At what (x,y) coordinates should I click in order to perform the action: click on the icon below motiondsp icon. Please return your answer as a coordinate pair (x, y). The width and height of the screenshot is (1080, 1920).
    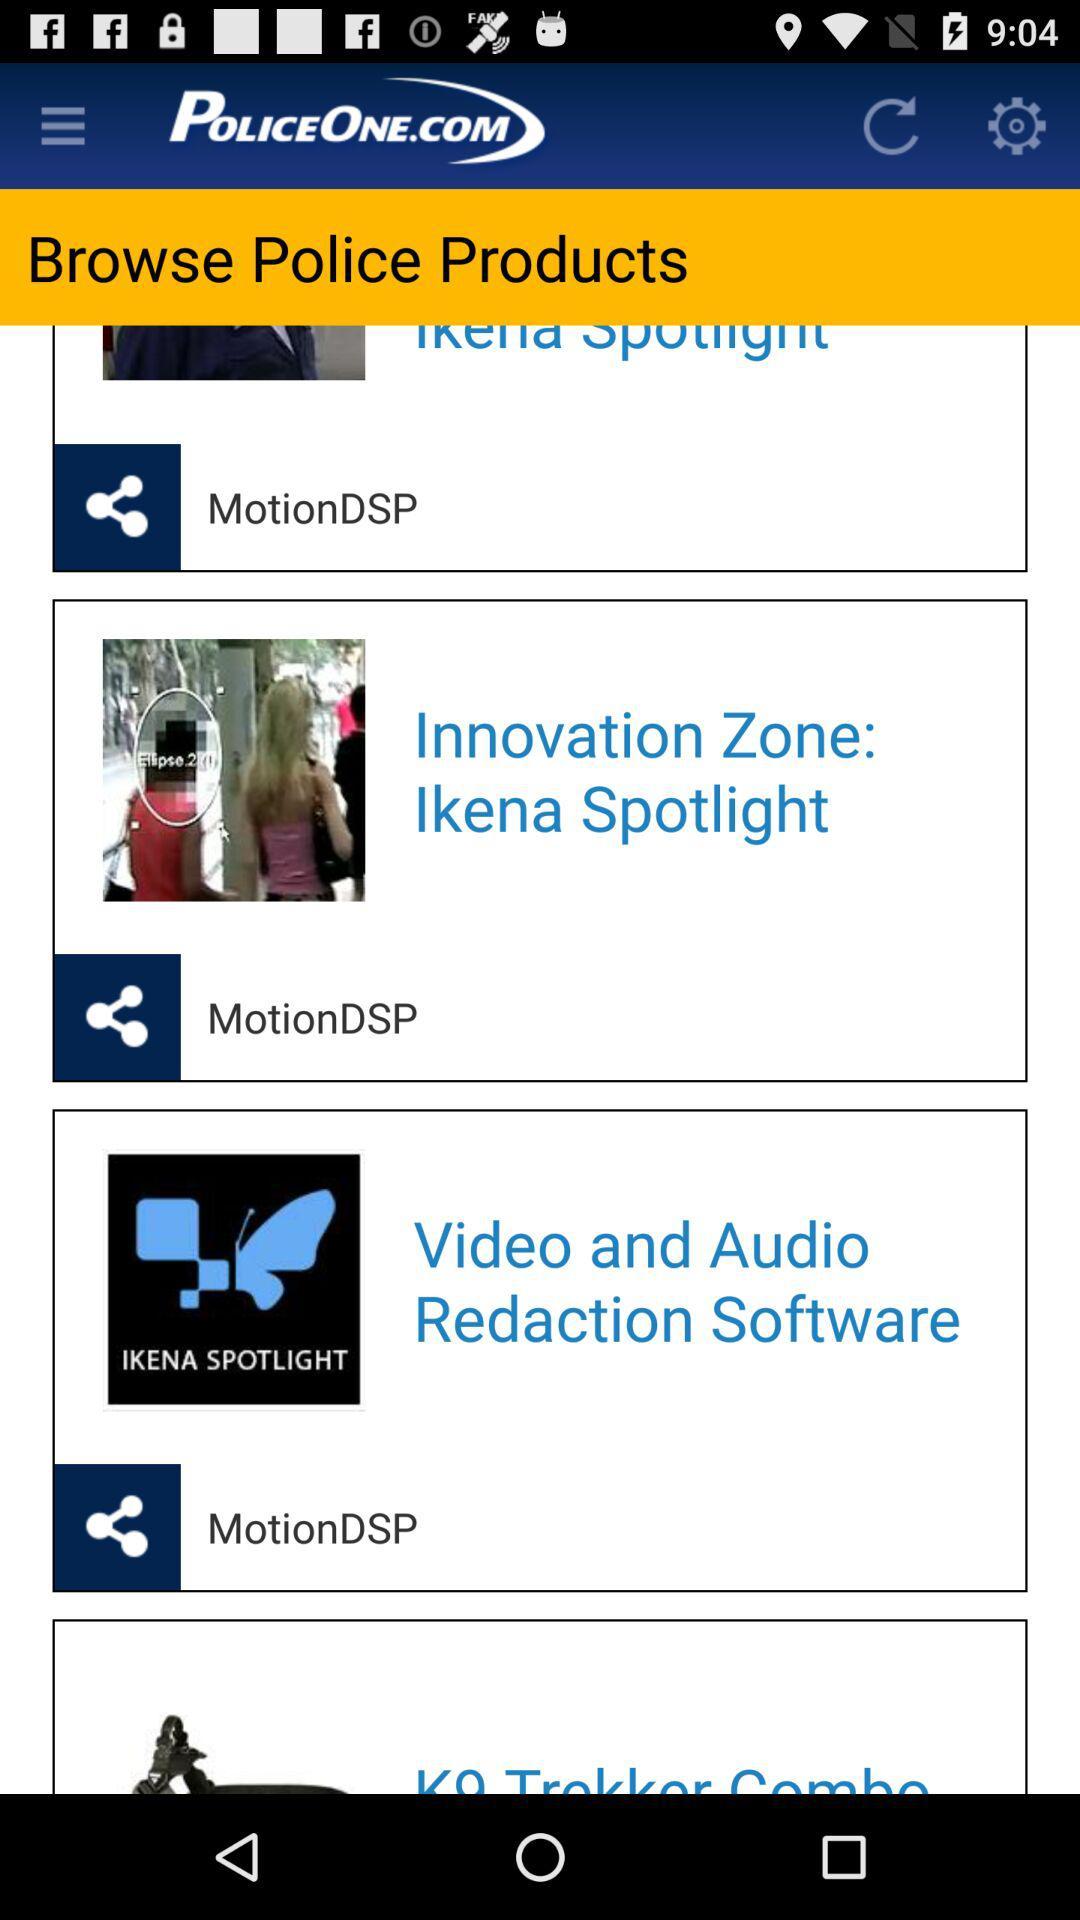
    Looking at the image, I should click on (692, 1725).